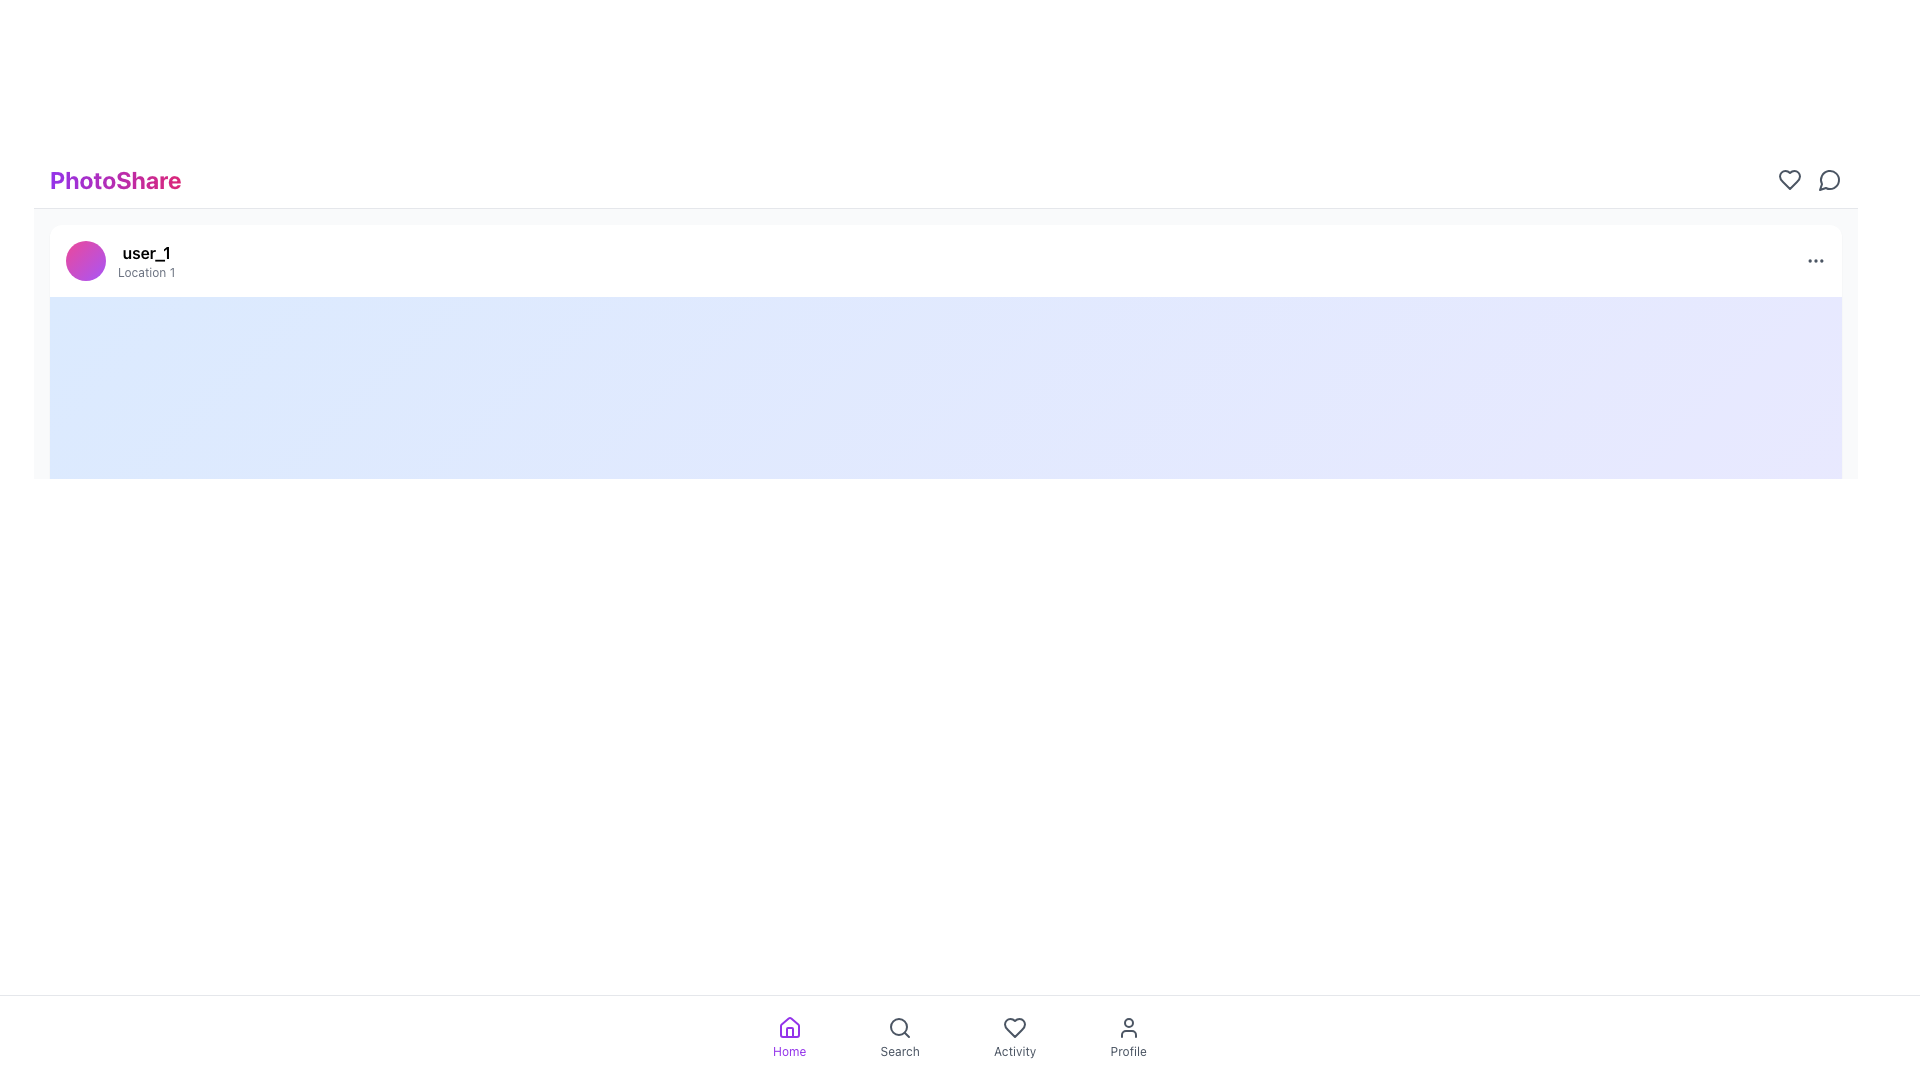  I want to click on the message or comment icon located at the top-right corner of the content card area, so click(1829, 180).